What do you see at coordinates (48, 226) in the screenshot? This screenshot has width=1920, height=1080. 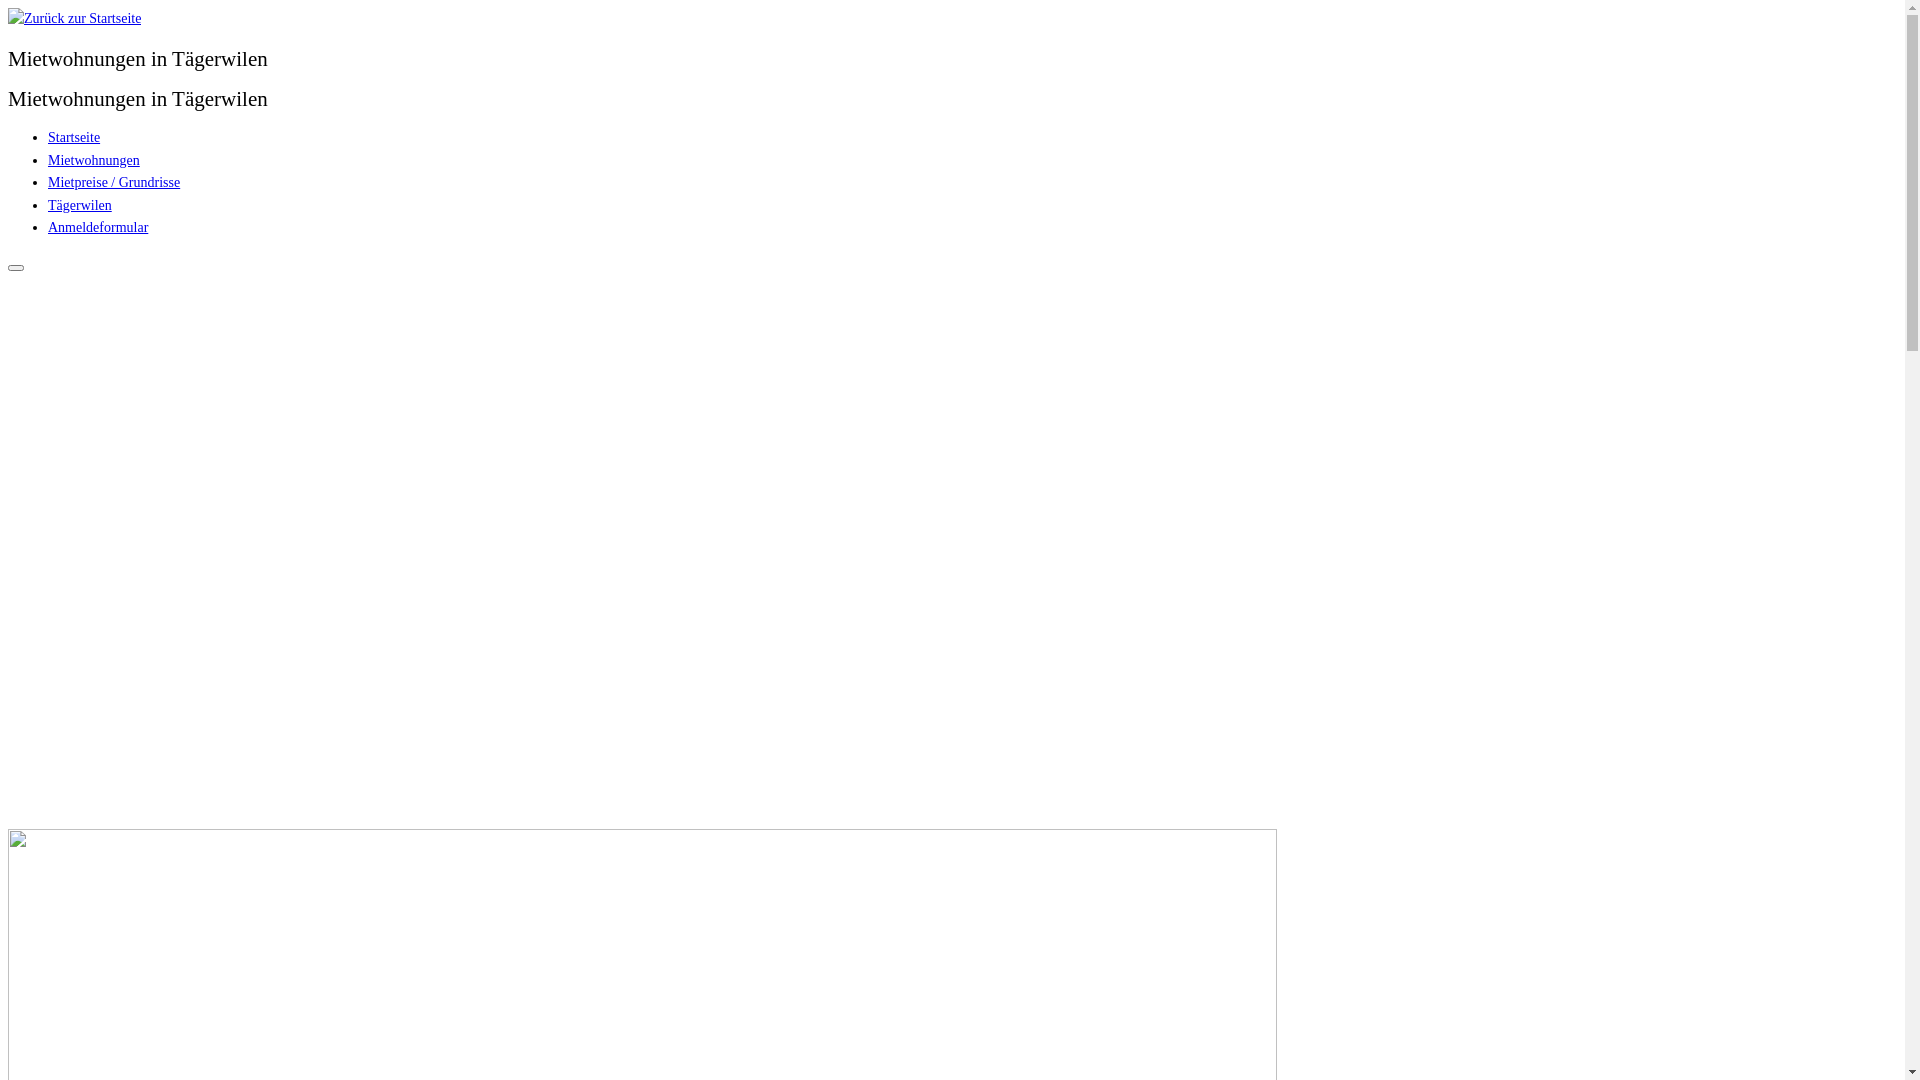 I see `'Anmeldeformular'` at bounding box center [48, 226].